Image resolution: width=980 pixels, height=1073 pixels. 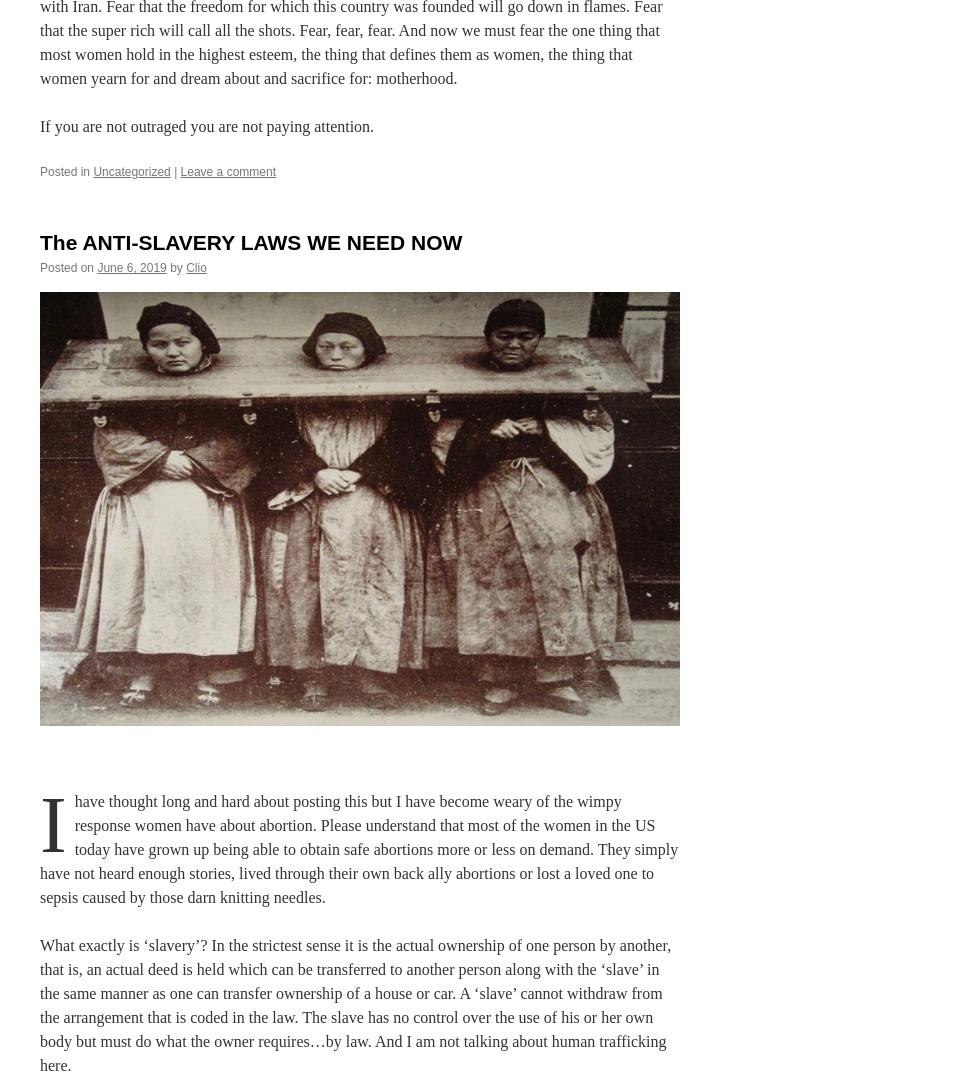 What do you see at coordinates (176, 267) in the screenshot?
I see `'by'` at bounding box center [176, 267].